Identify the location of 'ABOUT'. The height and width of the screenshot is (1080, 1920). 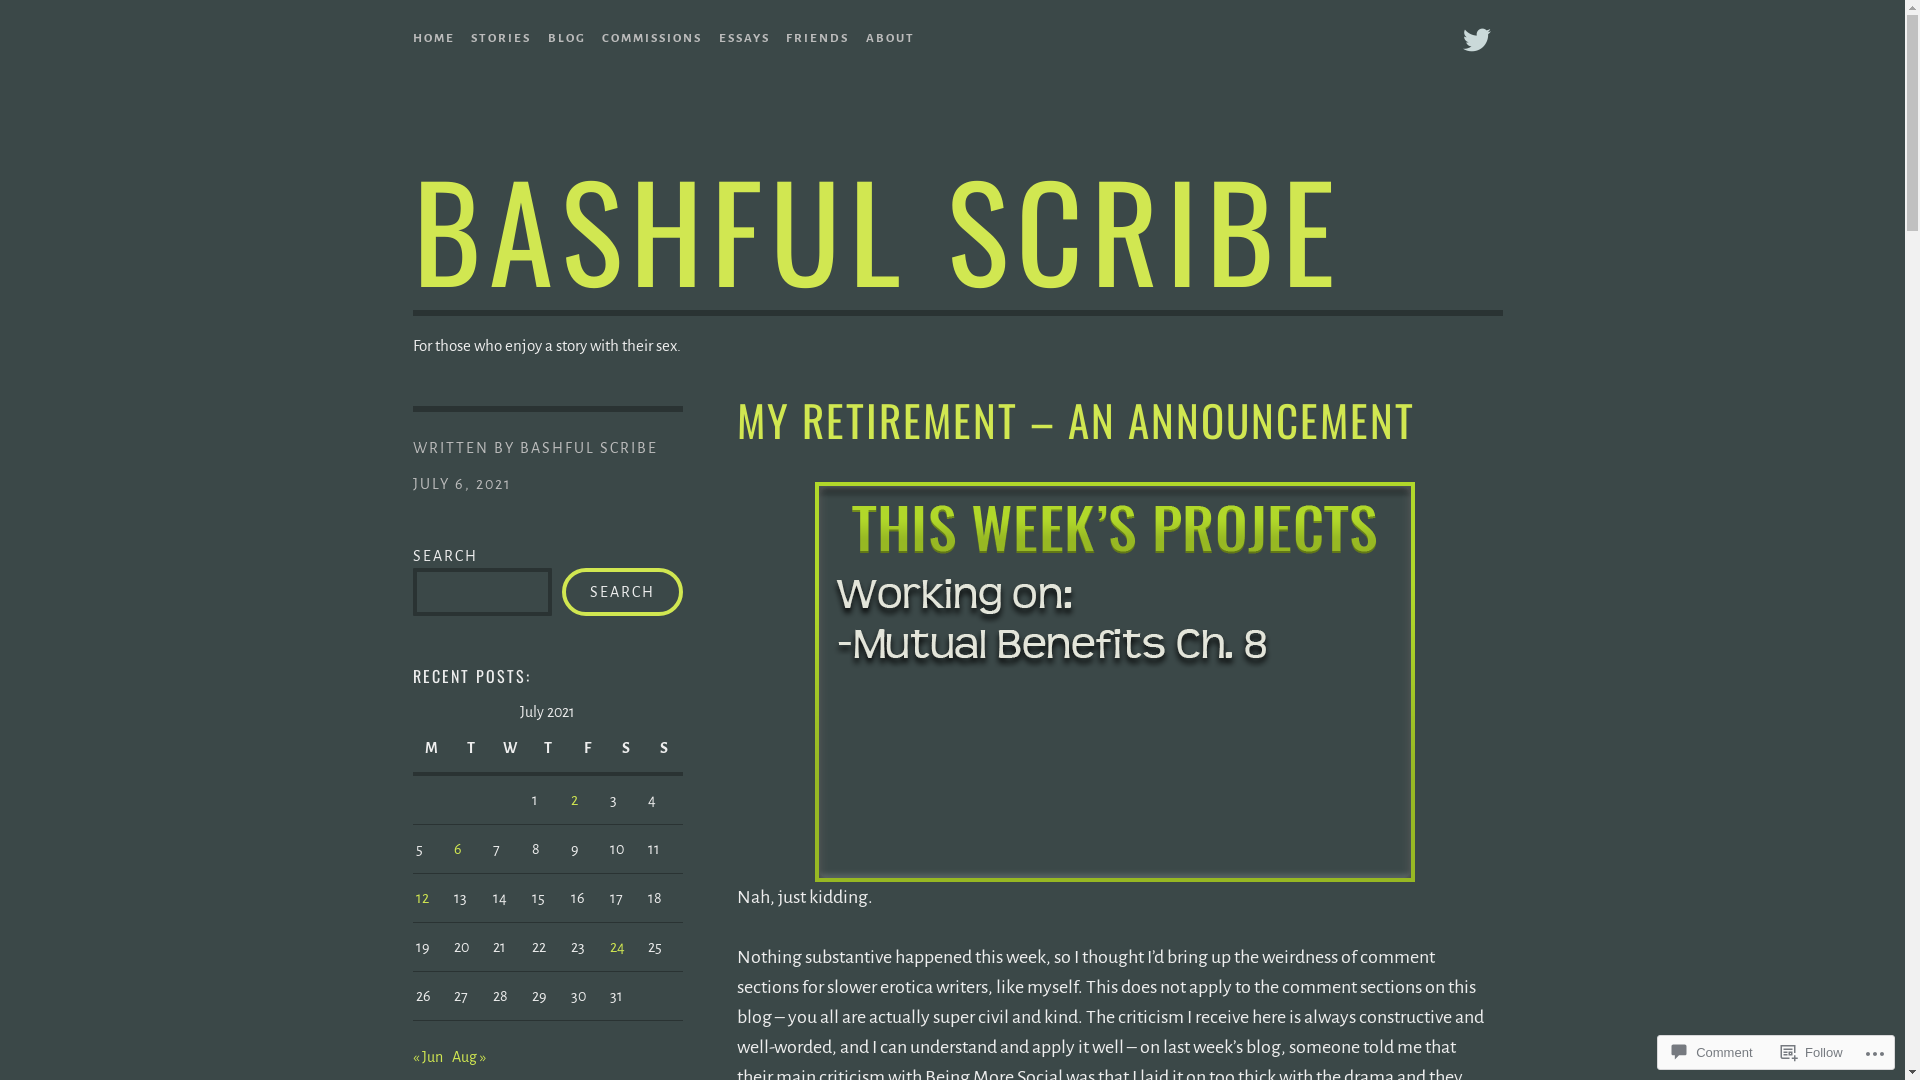
(889, 34).